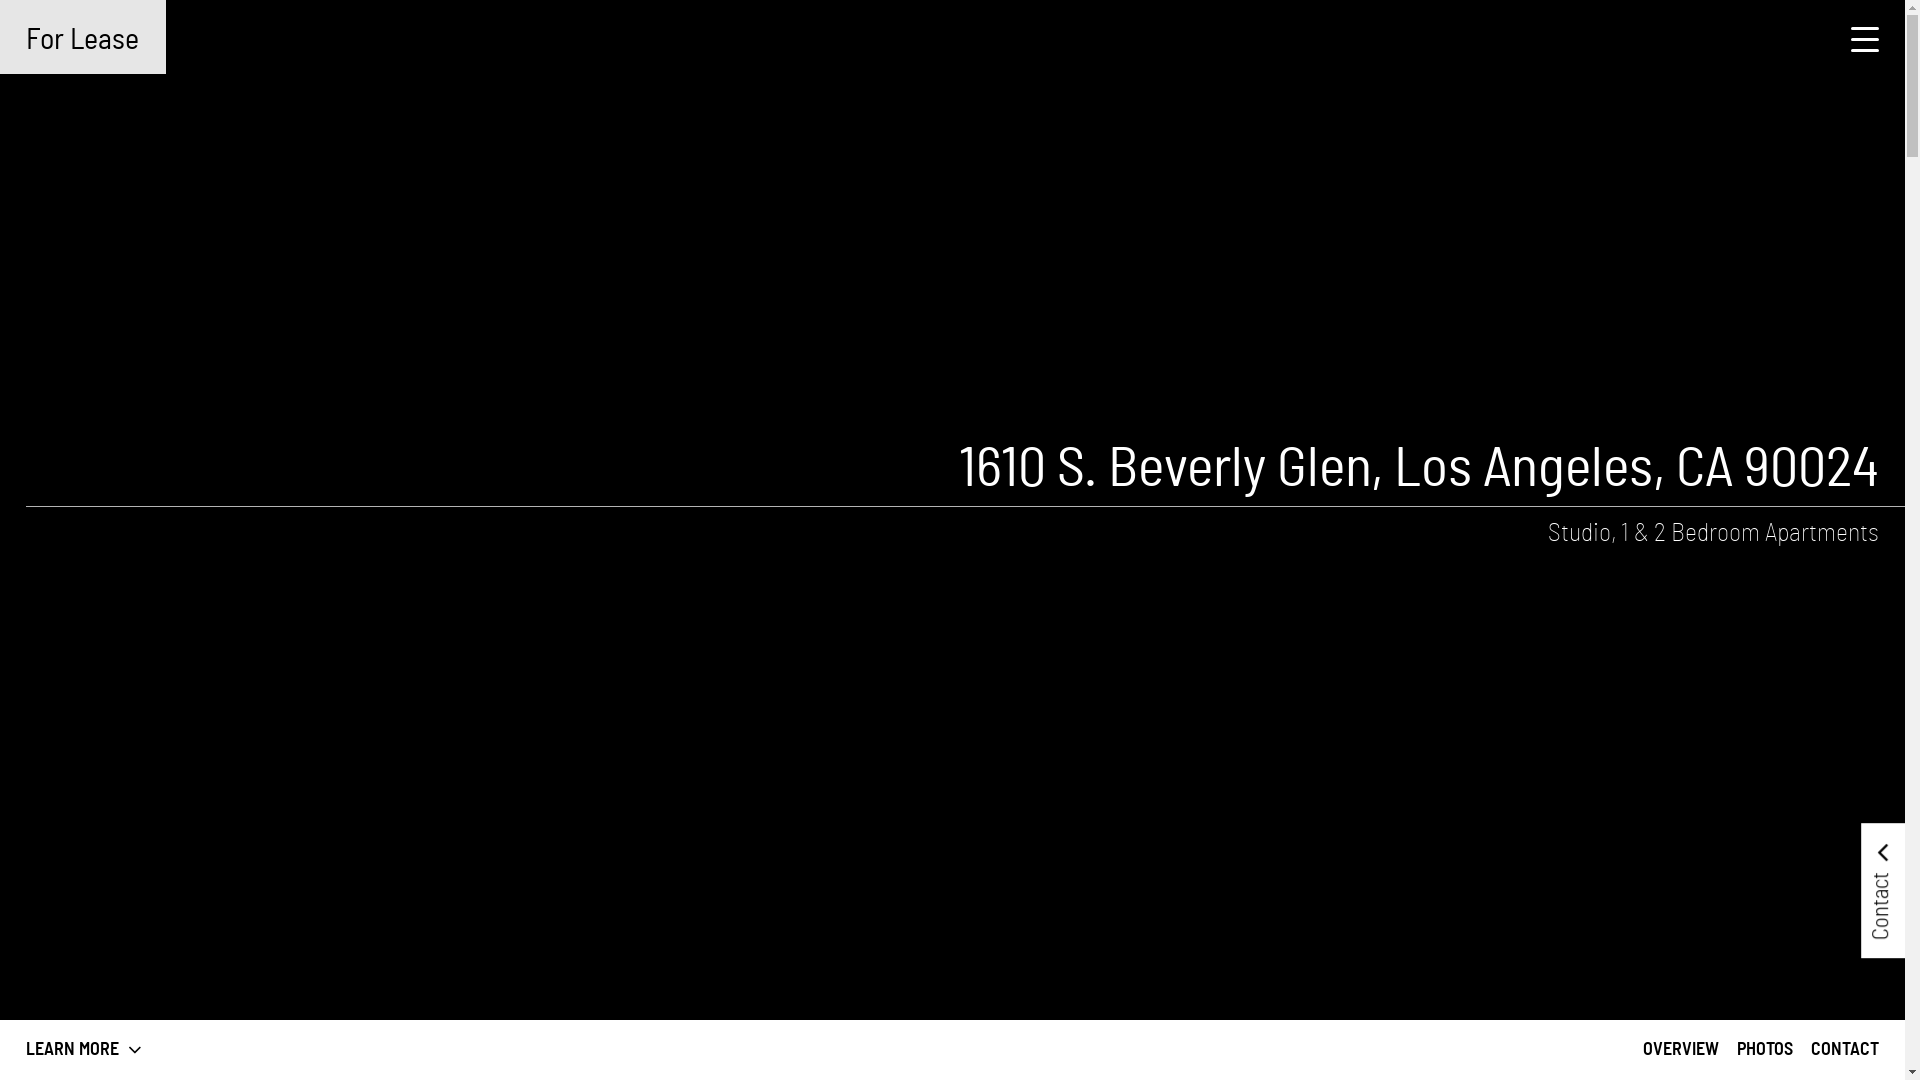 Image resolution: width=1920 pixels, height=1080 pixels. What do you see at coordinates (1765, 1048) in the screenshot?
I see `'PHOTOS'` at bounding box center [1765, 1048].